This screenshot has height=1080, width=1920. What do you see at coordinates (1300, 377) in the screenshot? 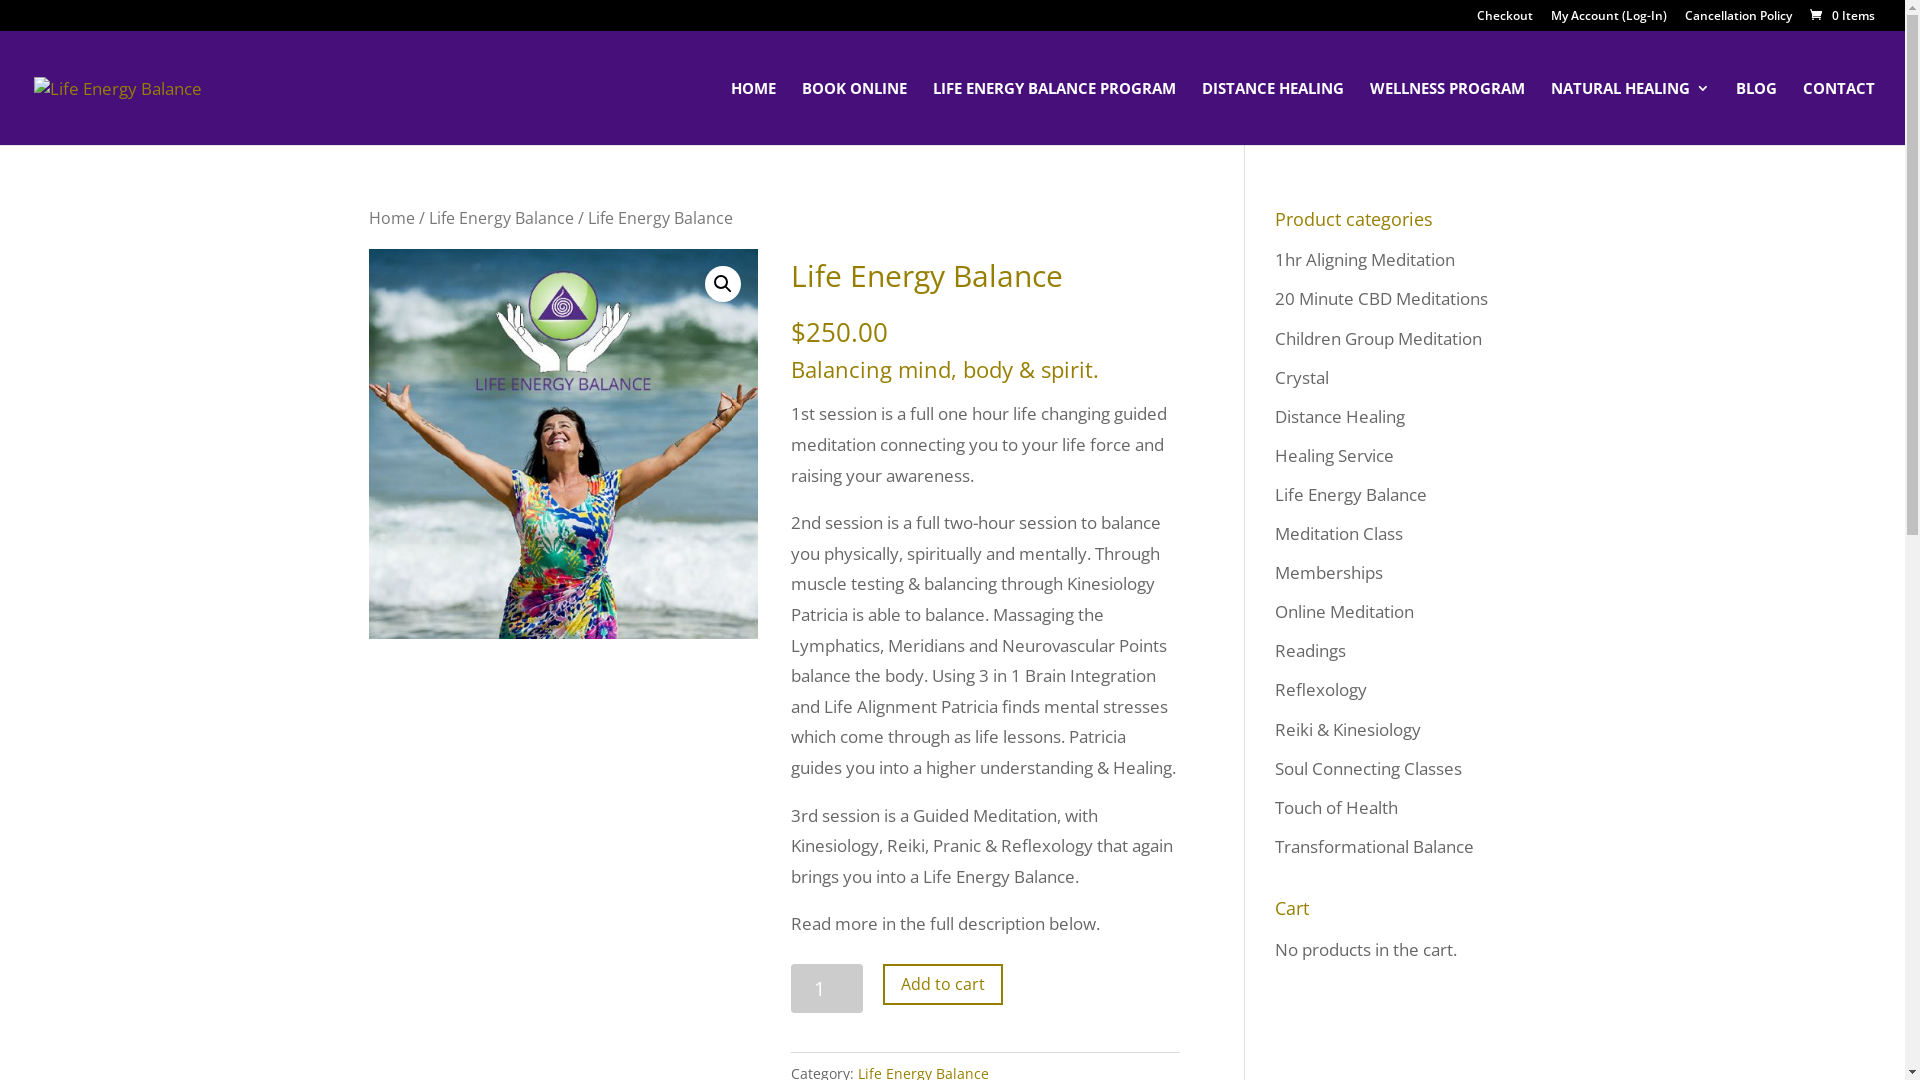
I see `'Crystal'` at bounding box center [1300, 377].